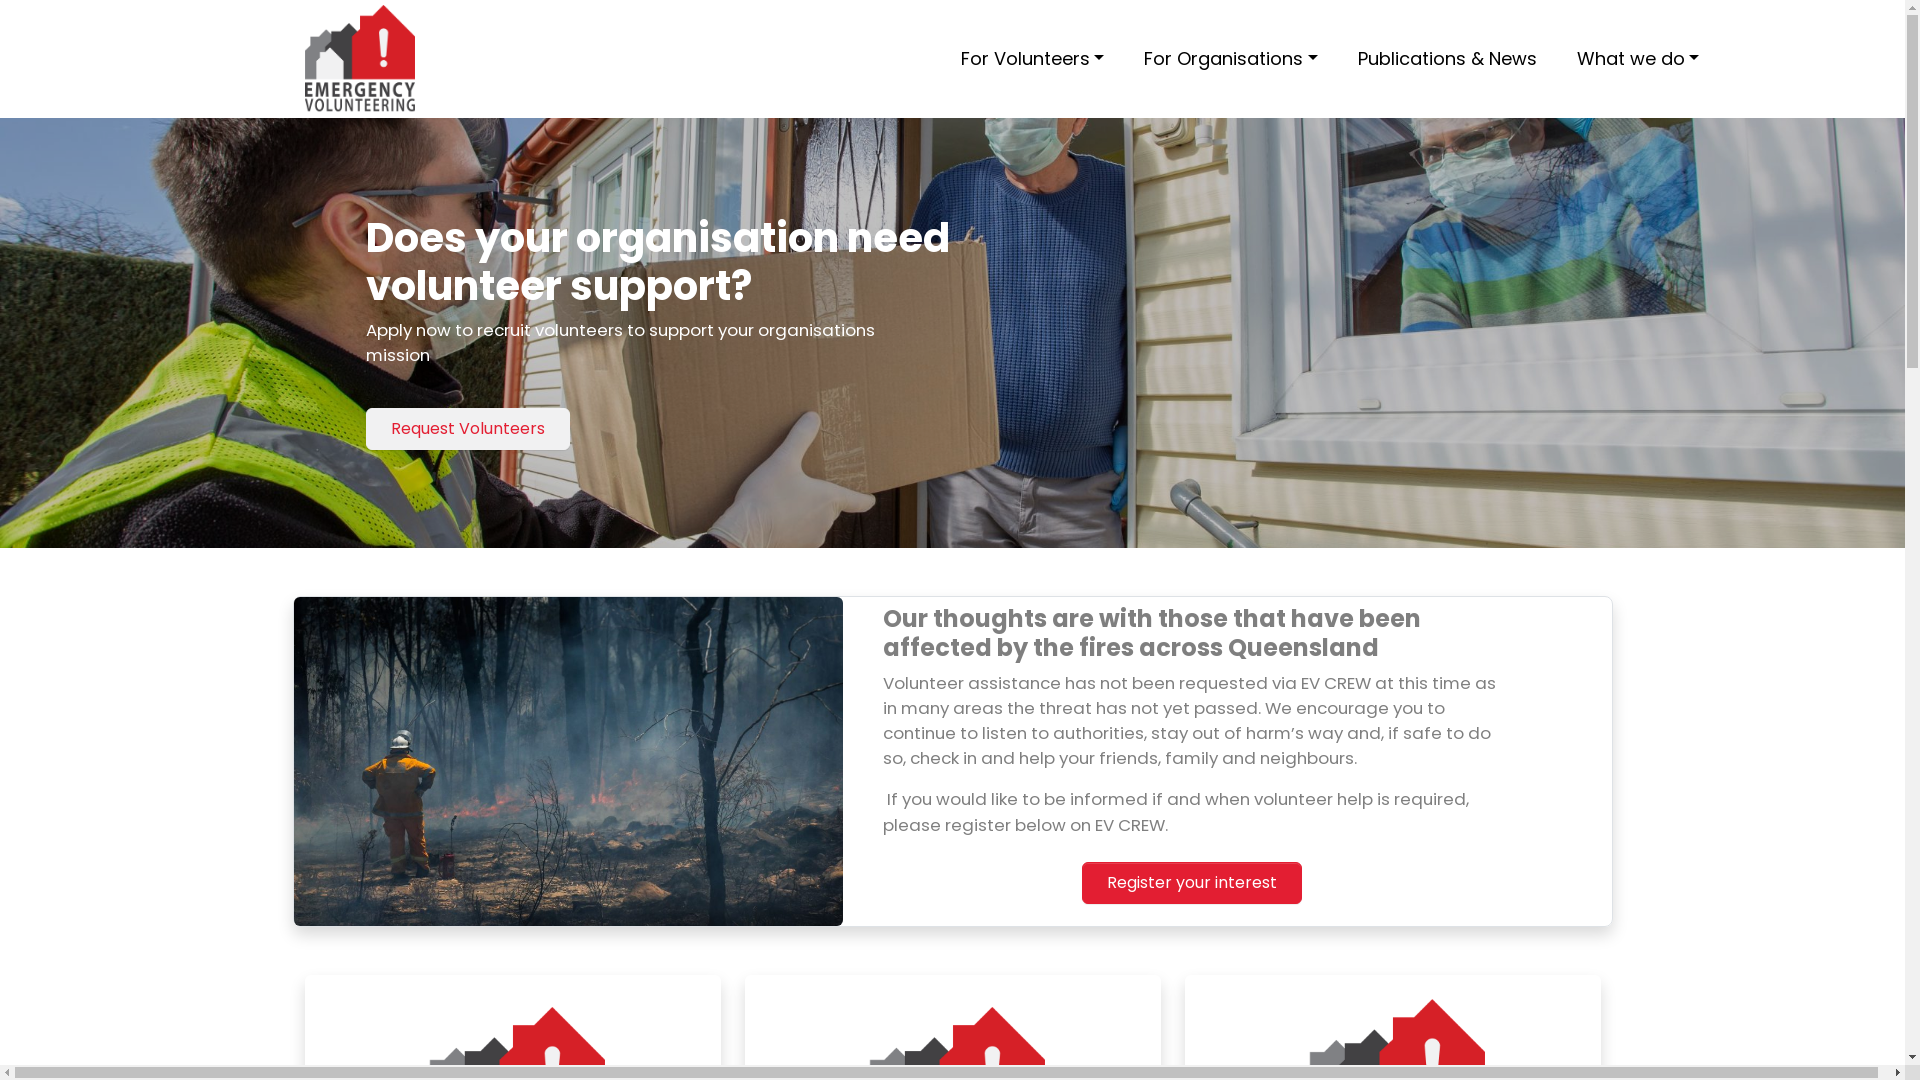 This screenshot has height=1080, width=1920. What do you see at coordinates (466, 427) in the screenshot?
I see `'Request Volunteers'` at bounding box center [466, 427].